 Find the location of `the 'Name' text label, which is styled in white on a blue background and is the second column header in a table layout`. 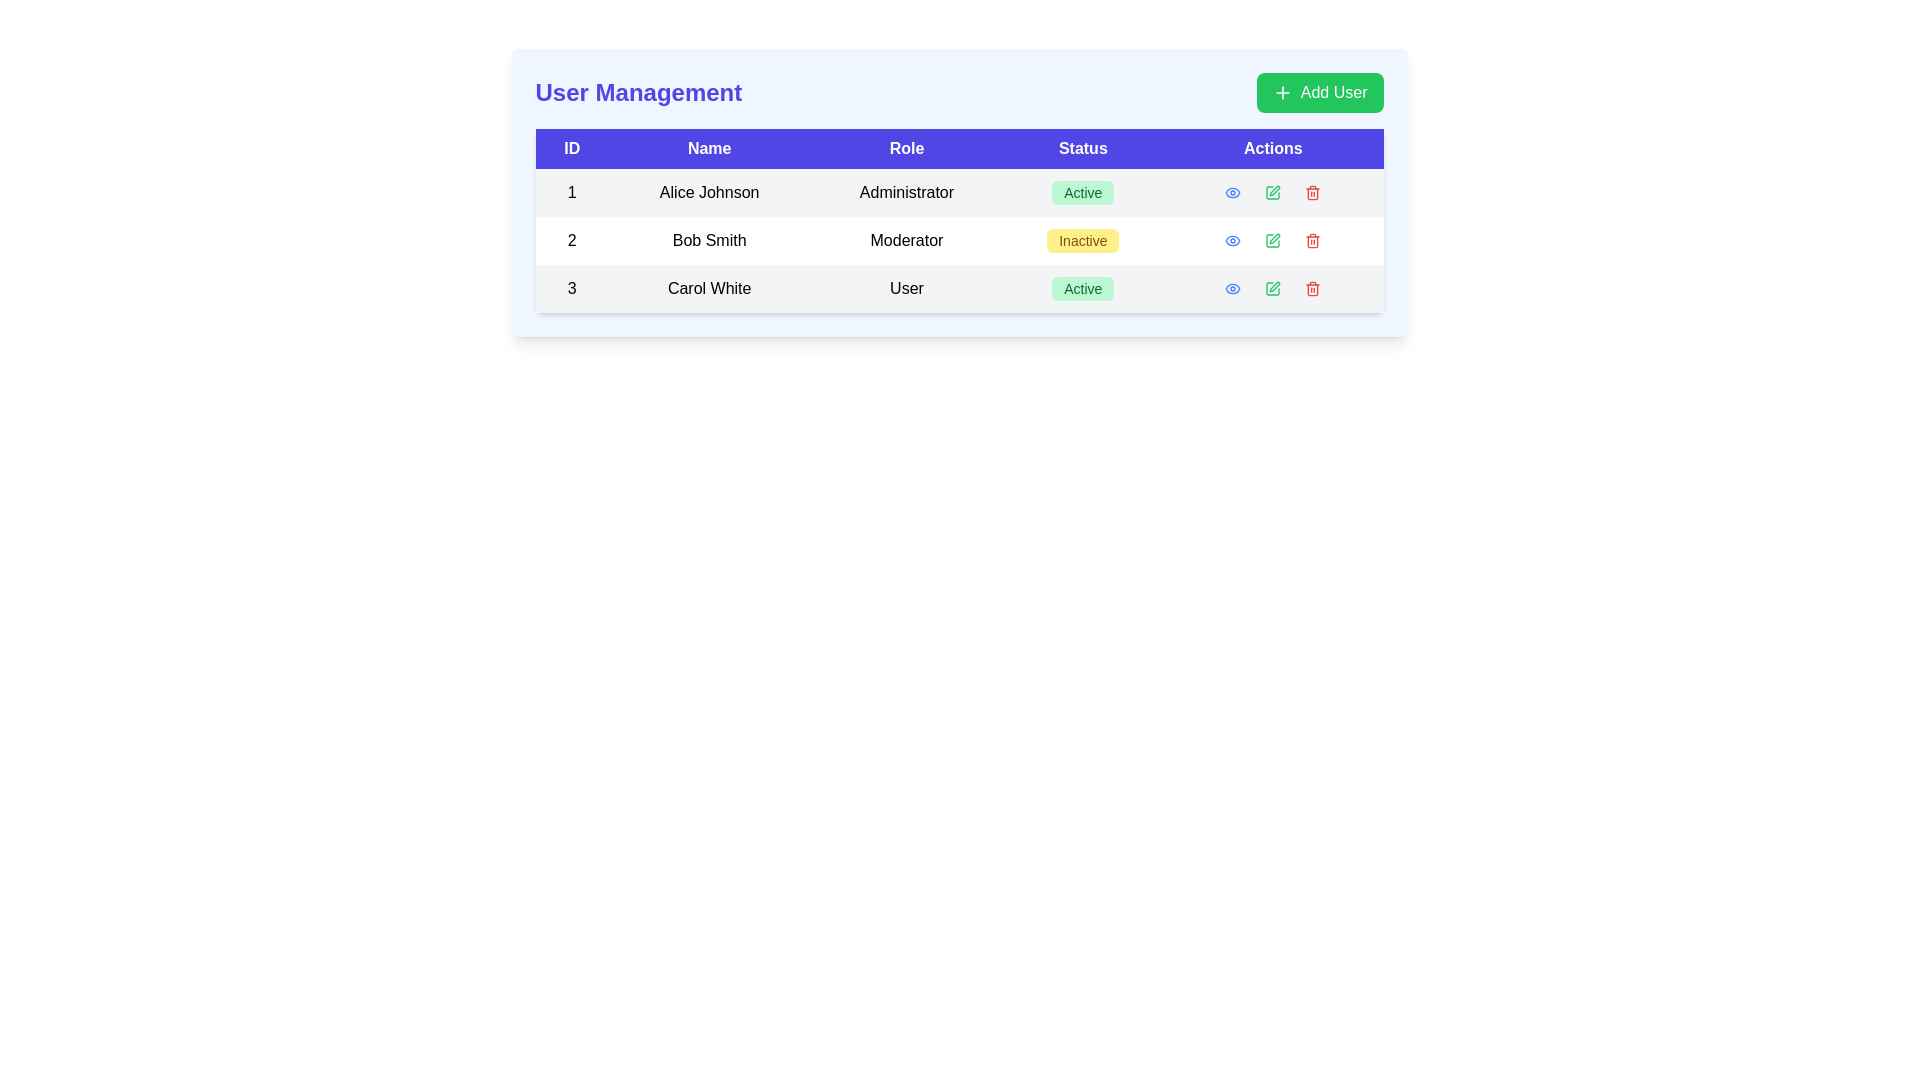

the 'Name' text label, which is styled in white on a blue background and is the second column header in a table layout is located at coordinates (709, 148).